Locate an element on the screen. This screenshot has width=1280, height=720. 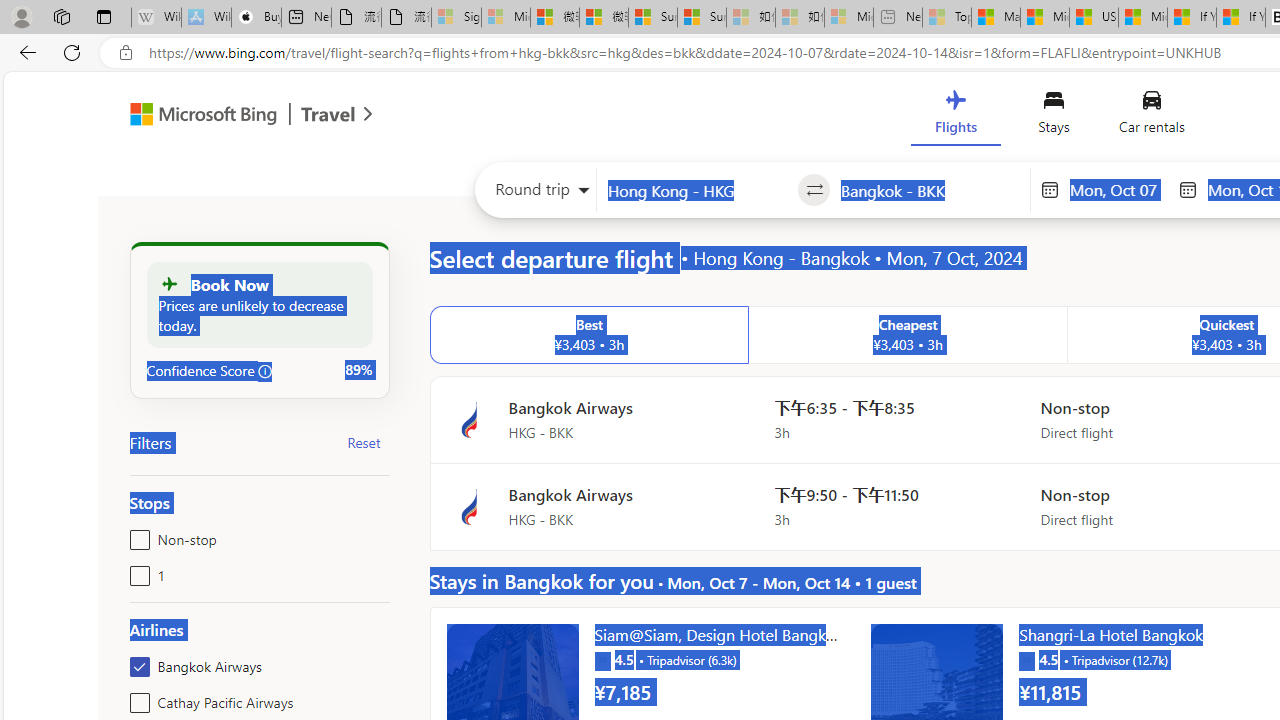
'Cathay Pacific Airways' is located at coordinates (135, 698).